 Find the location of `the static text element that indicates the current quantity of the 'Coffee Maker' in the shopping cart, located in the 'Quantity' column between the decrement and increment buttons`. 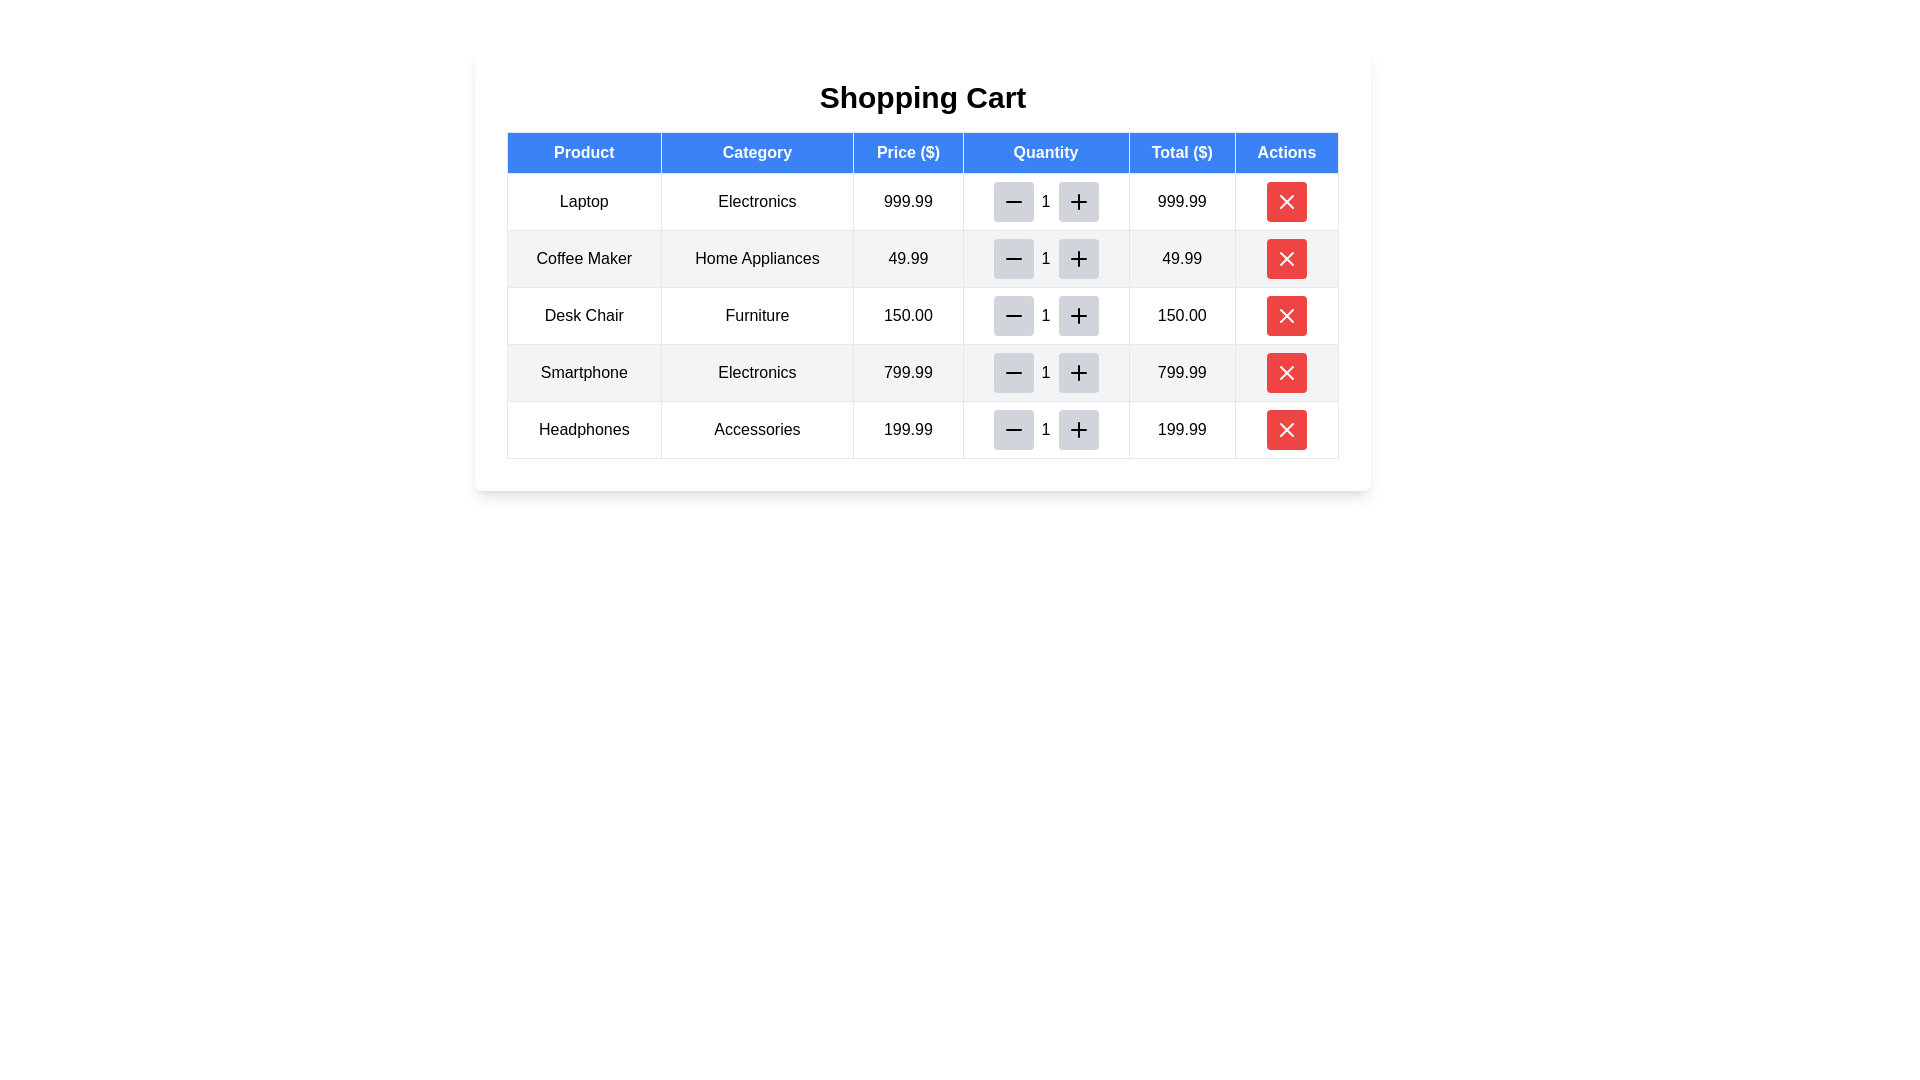

the static text element that indicates the current quantity of the 'Coffee Maker' in the shopping cart, located in the 'Quantity' column between the decrement and increment buttons is located at coordinates (1045, 257).